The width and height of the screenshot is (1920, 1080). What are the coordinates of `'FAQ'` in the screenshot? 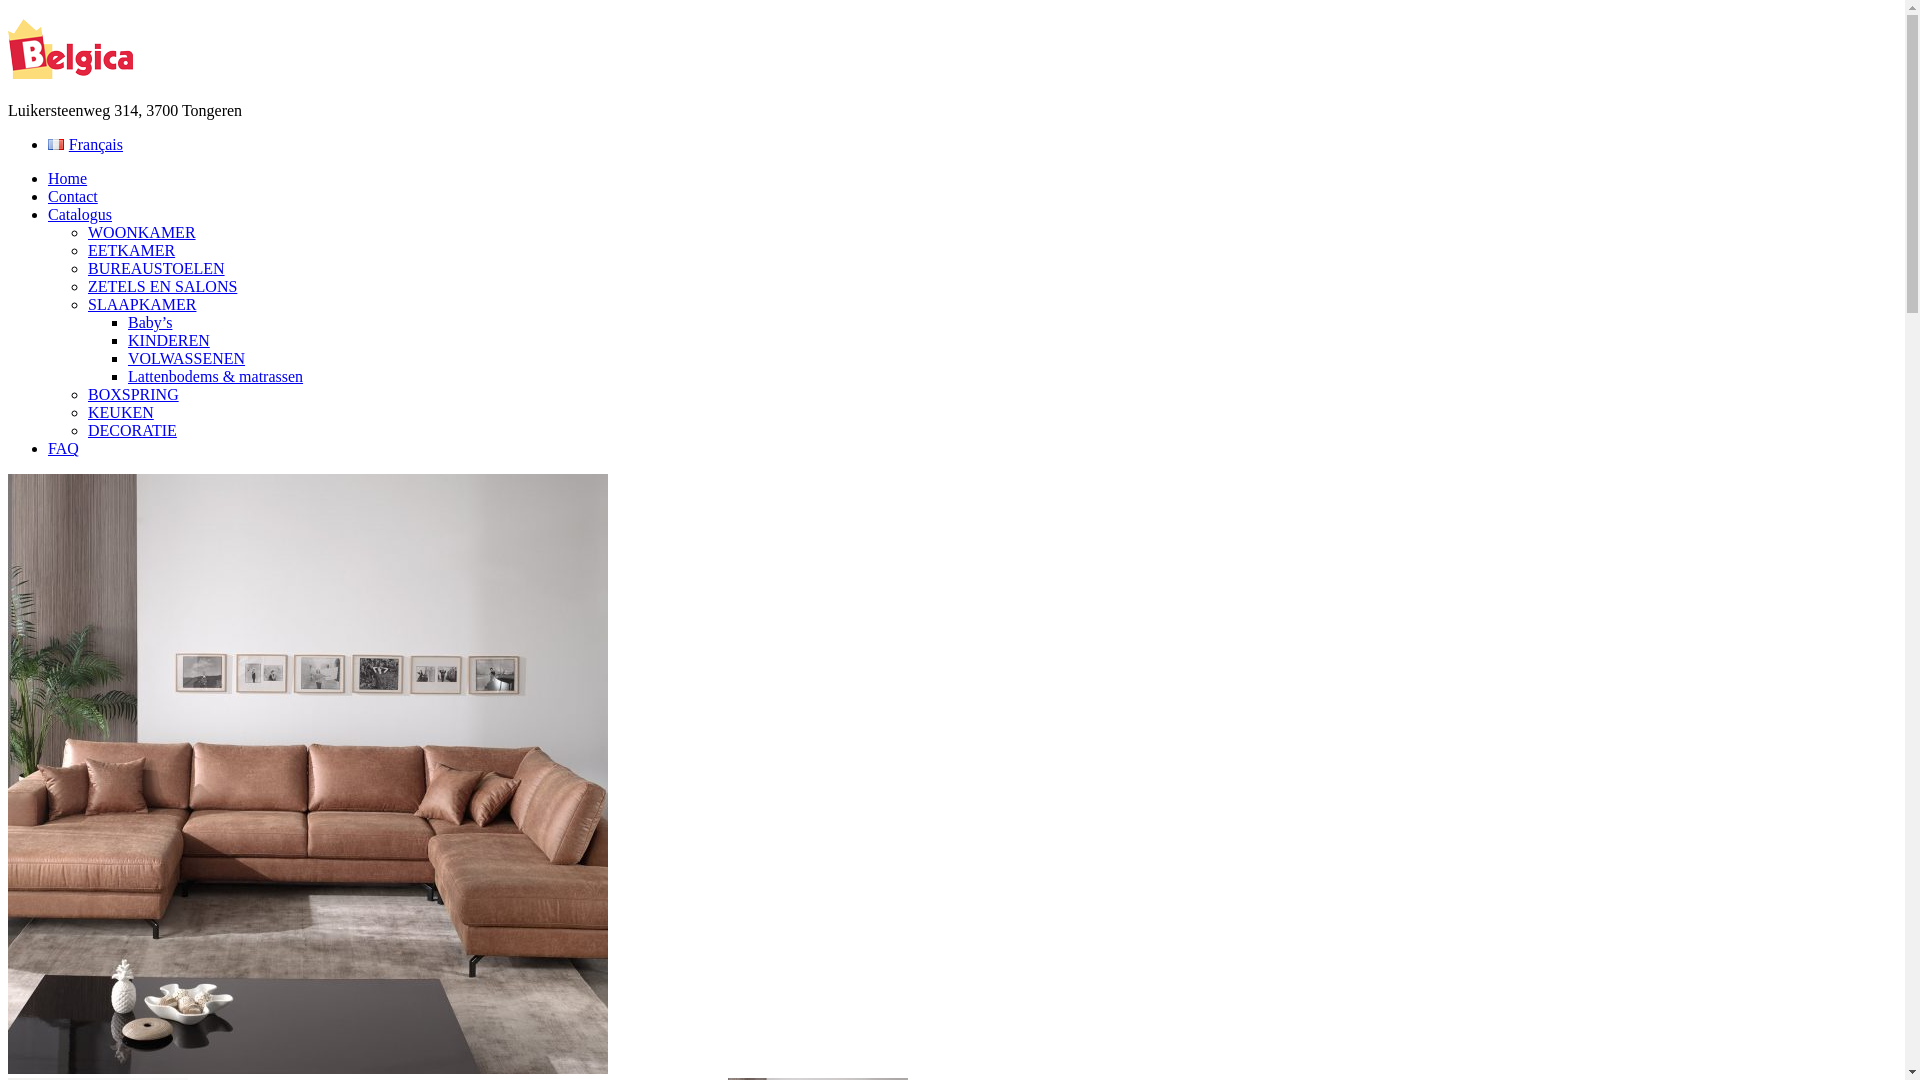 It's located at (48, 447).